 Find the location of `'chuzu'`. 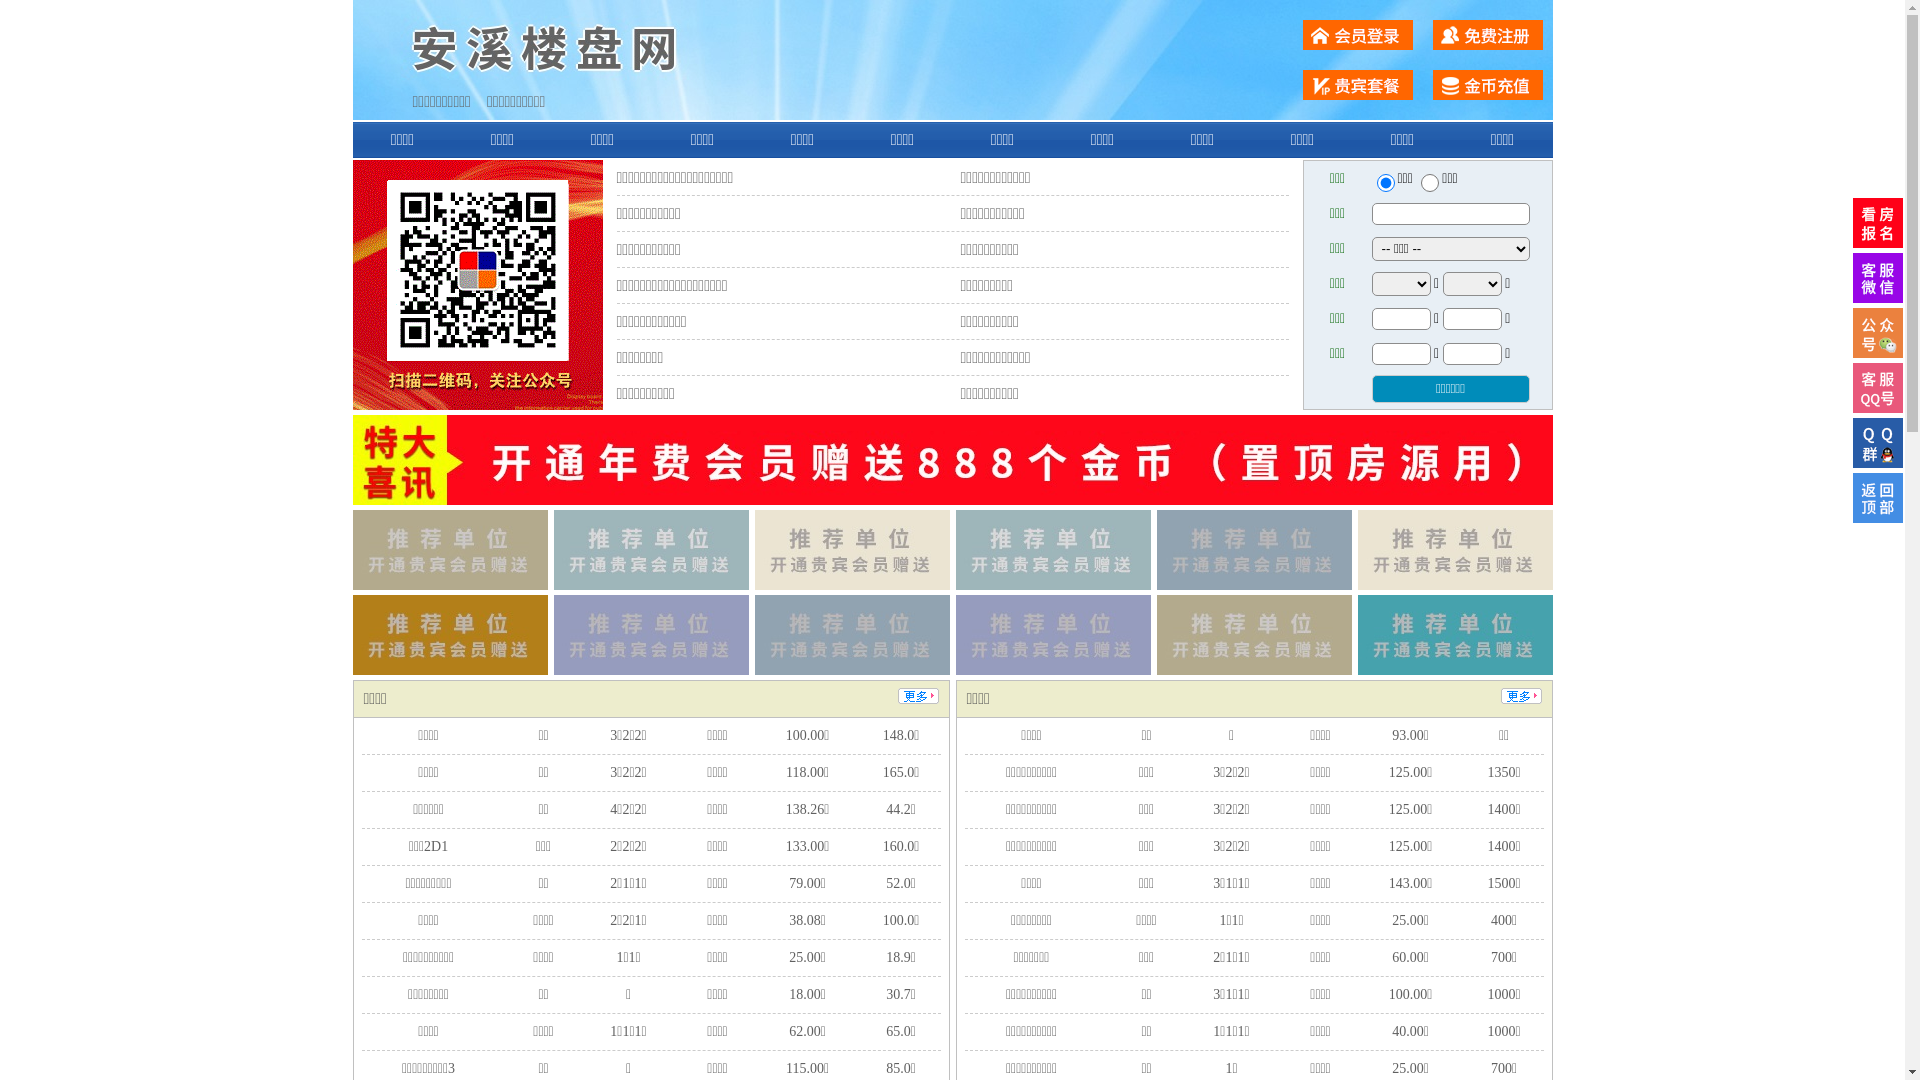

'chuzu' is located at coordinates (1429, 182).